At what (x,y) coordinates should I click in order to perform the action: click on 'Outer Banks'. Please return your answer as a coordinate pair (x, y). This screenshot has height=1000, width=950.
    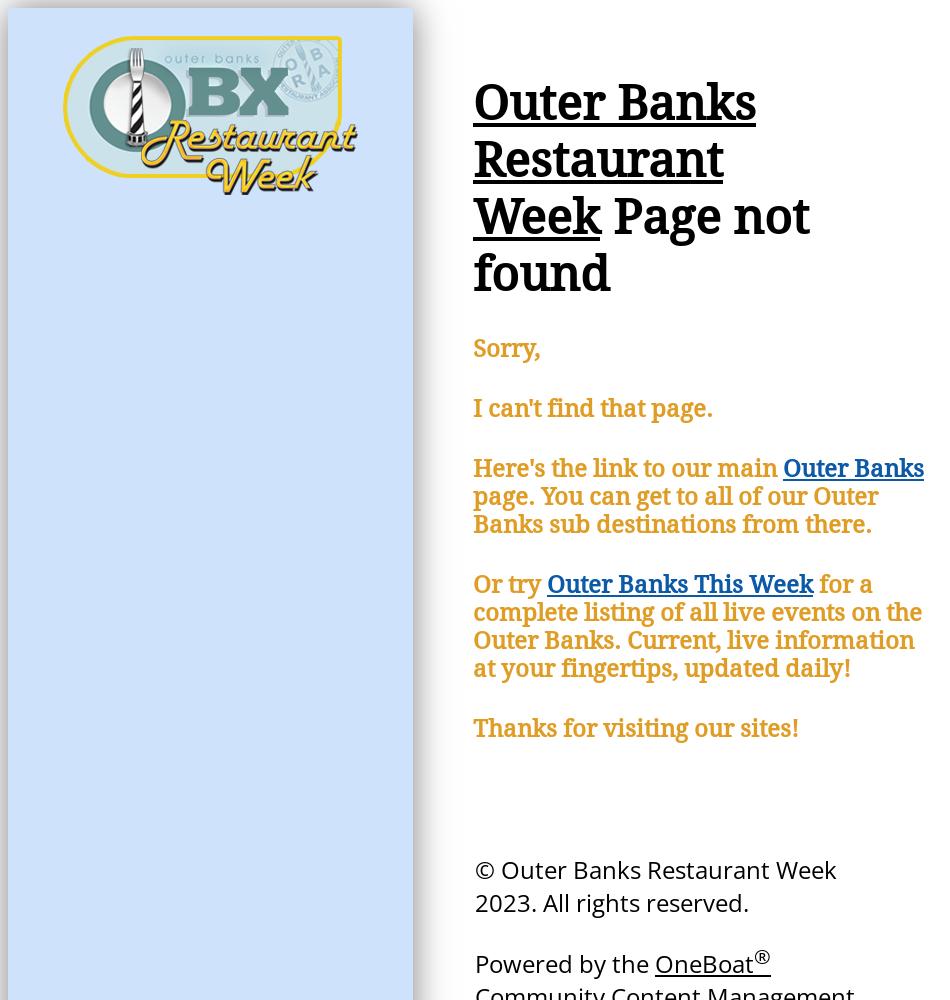
    Looking at the image, I should click on (781, 468).